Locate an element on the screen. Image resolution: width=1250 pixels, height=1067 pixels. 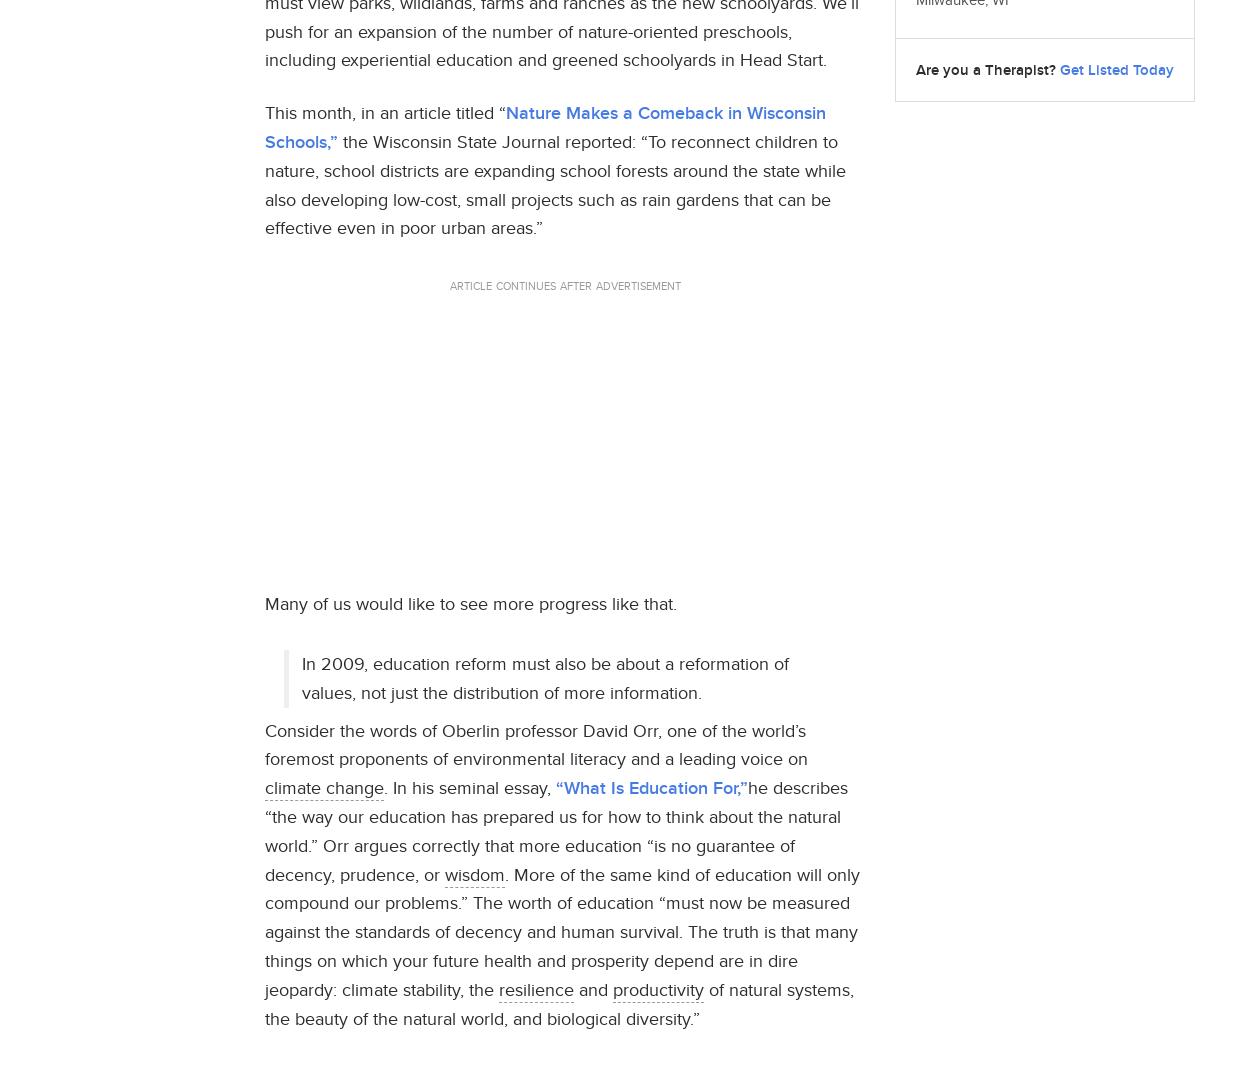
'. In his seminal essay,' is located at coordinates (383, 786).